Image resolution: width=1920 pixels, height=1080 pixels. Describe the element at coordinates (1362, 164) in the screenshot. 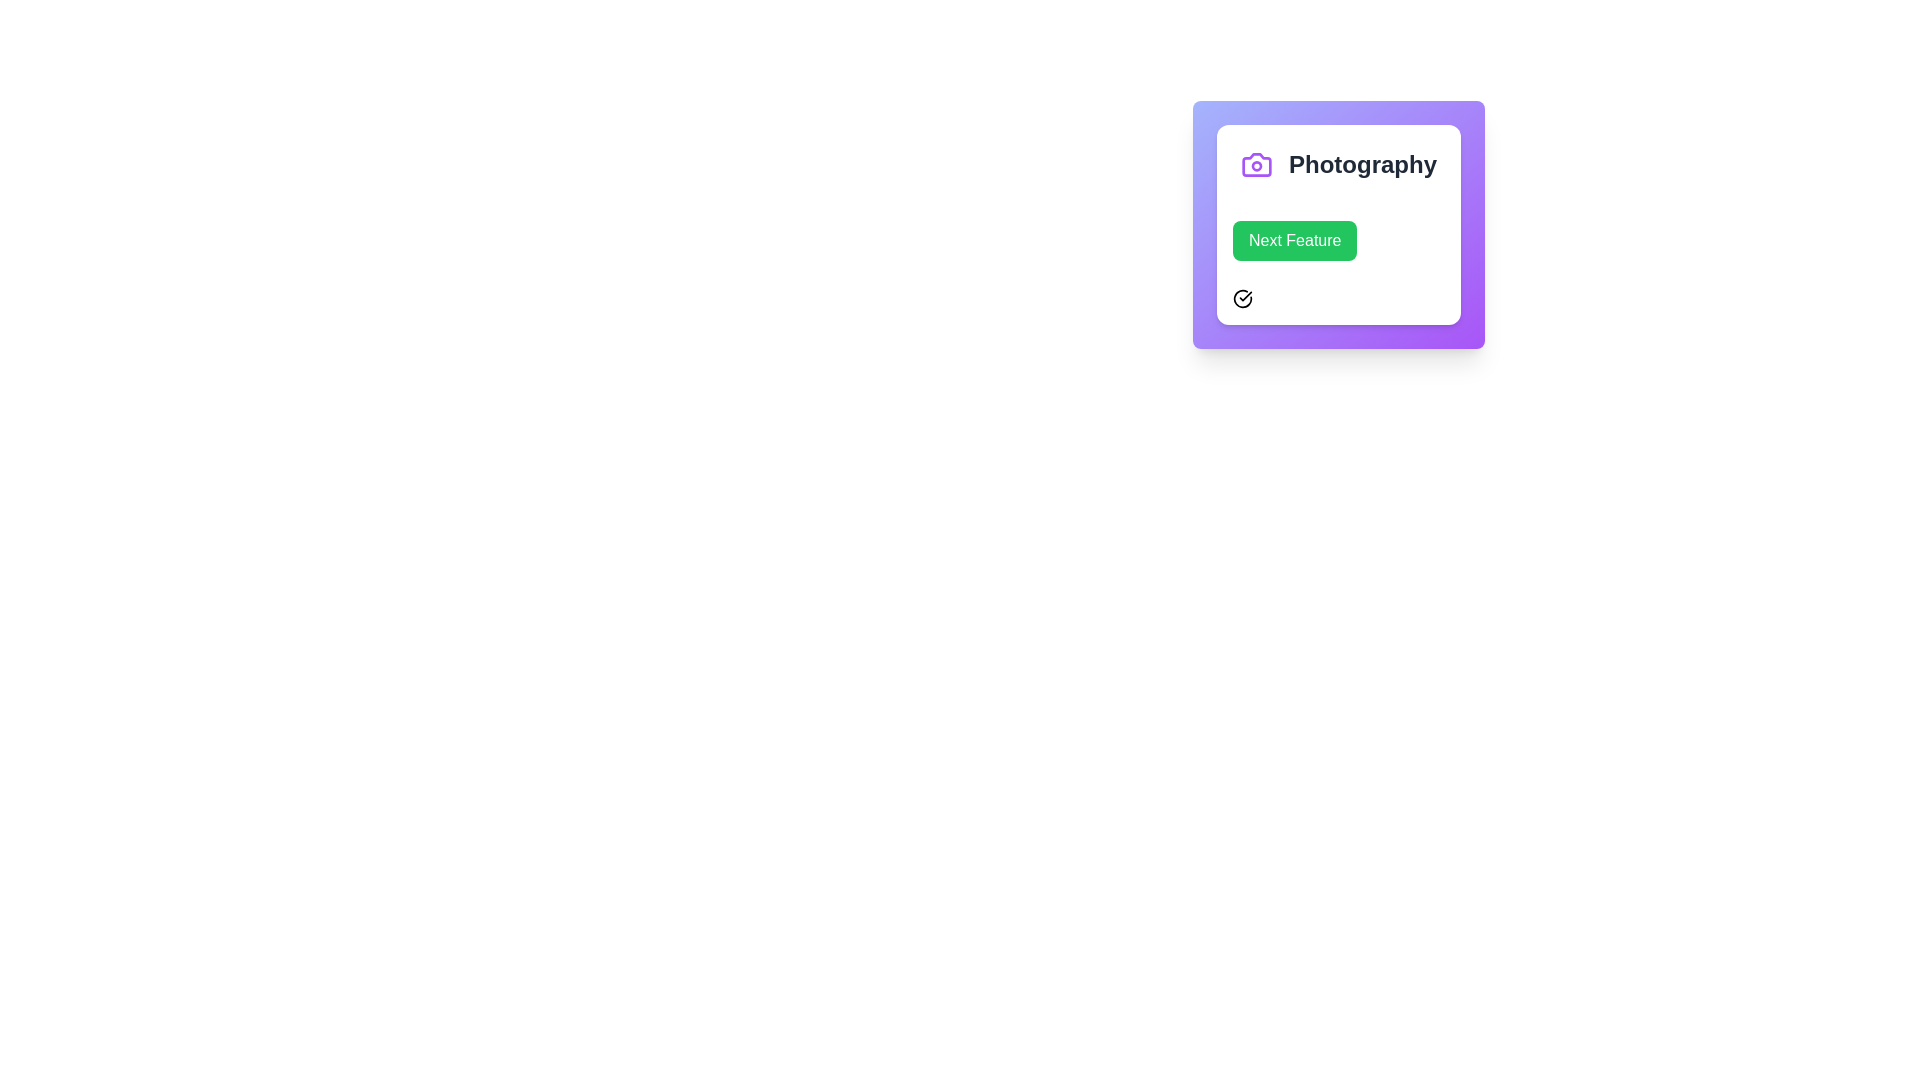

I see `the Text Label that displays 'Photography' in bold gray font, located within a small white card with a purple border` at that location.